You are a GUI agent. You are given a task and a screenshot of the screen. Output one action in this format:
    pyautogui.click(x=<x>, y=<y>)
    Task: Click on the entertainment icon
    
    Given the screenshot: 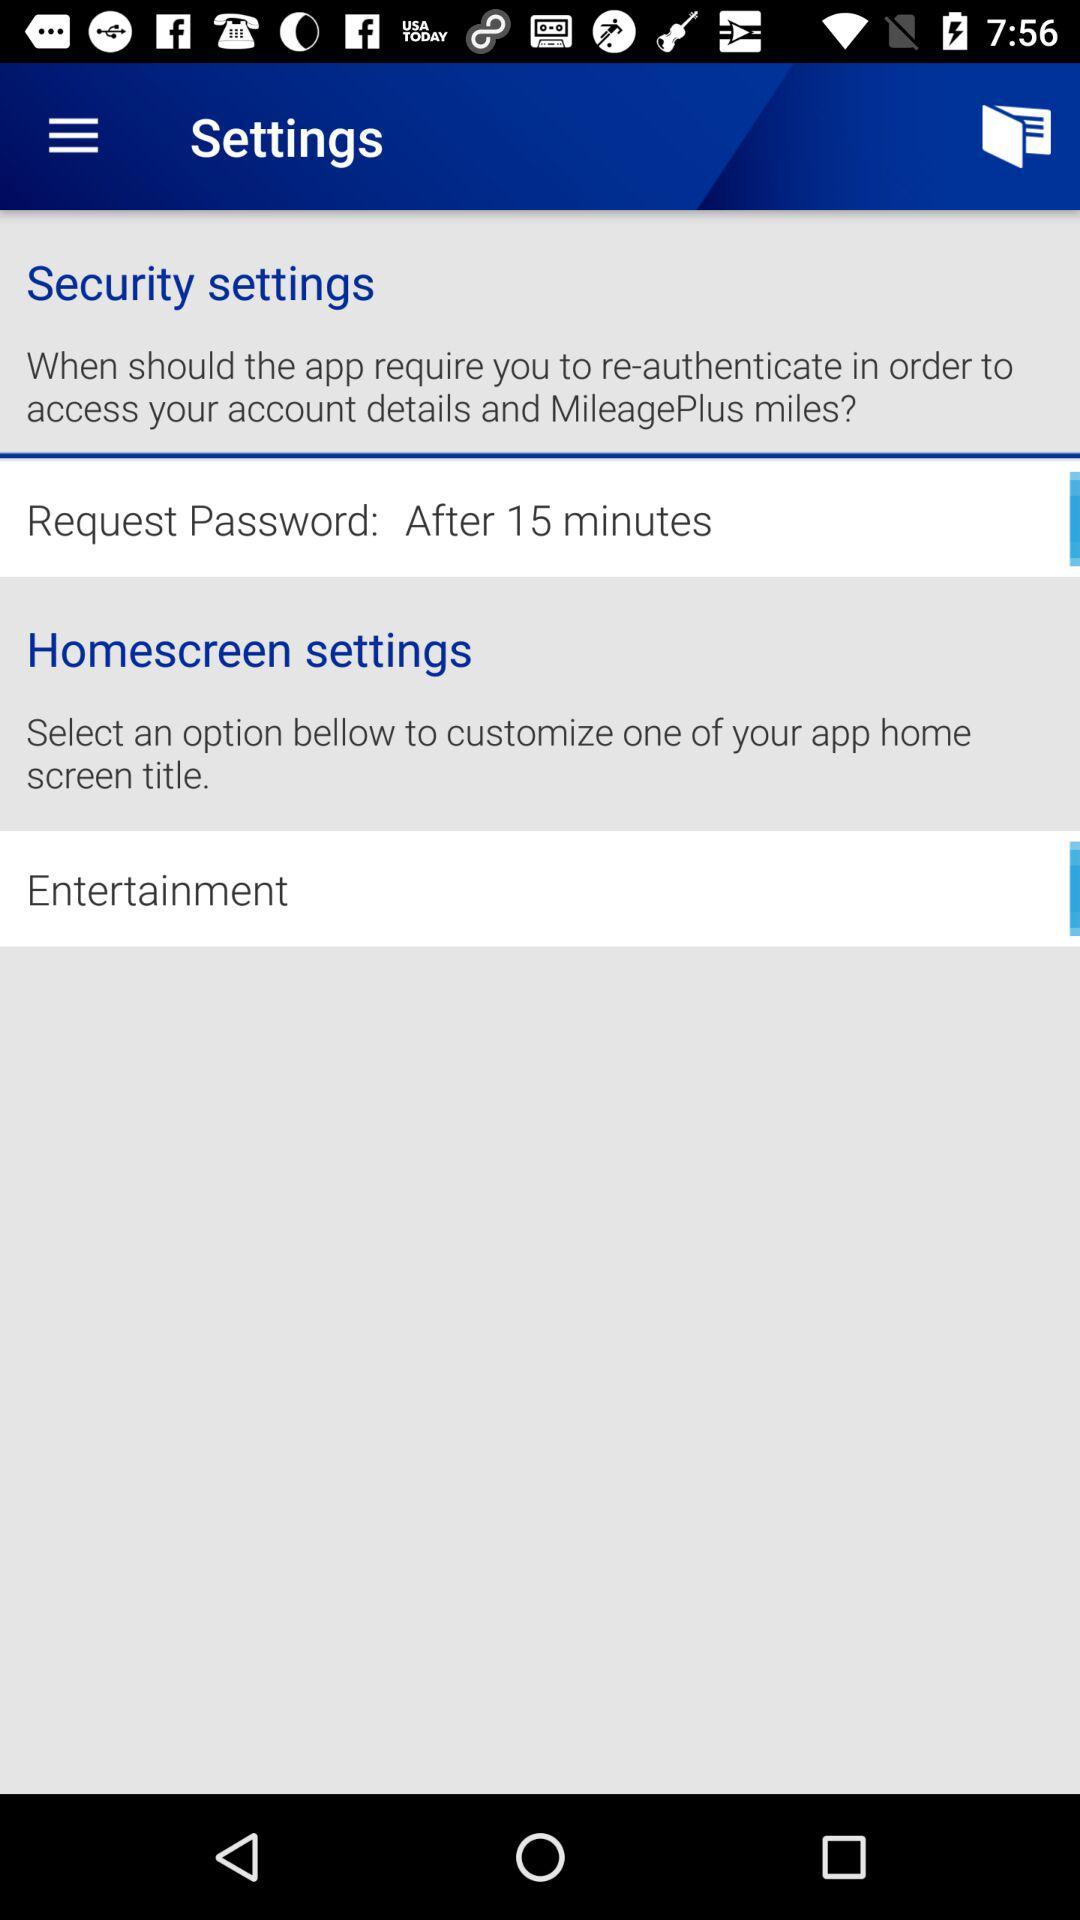 What is the action you would take?
    pyautogui.click(x=540, y=887)
    